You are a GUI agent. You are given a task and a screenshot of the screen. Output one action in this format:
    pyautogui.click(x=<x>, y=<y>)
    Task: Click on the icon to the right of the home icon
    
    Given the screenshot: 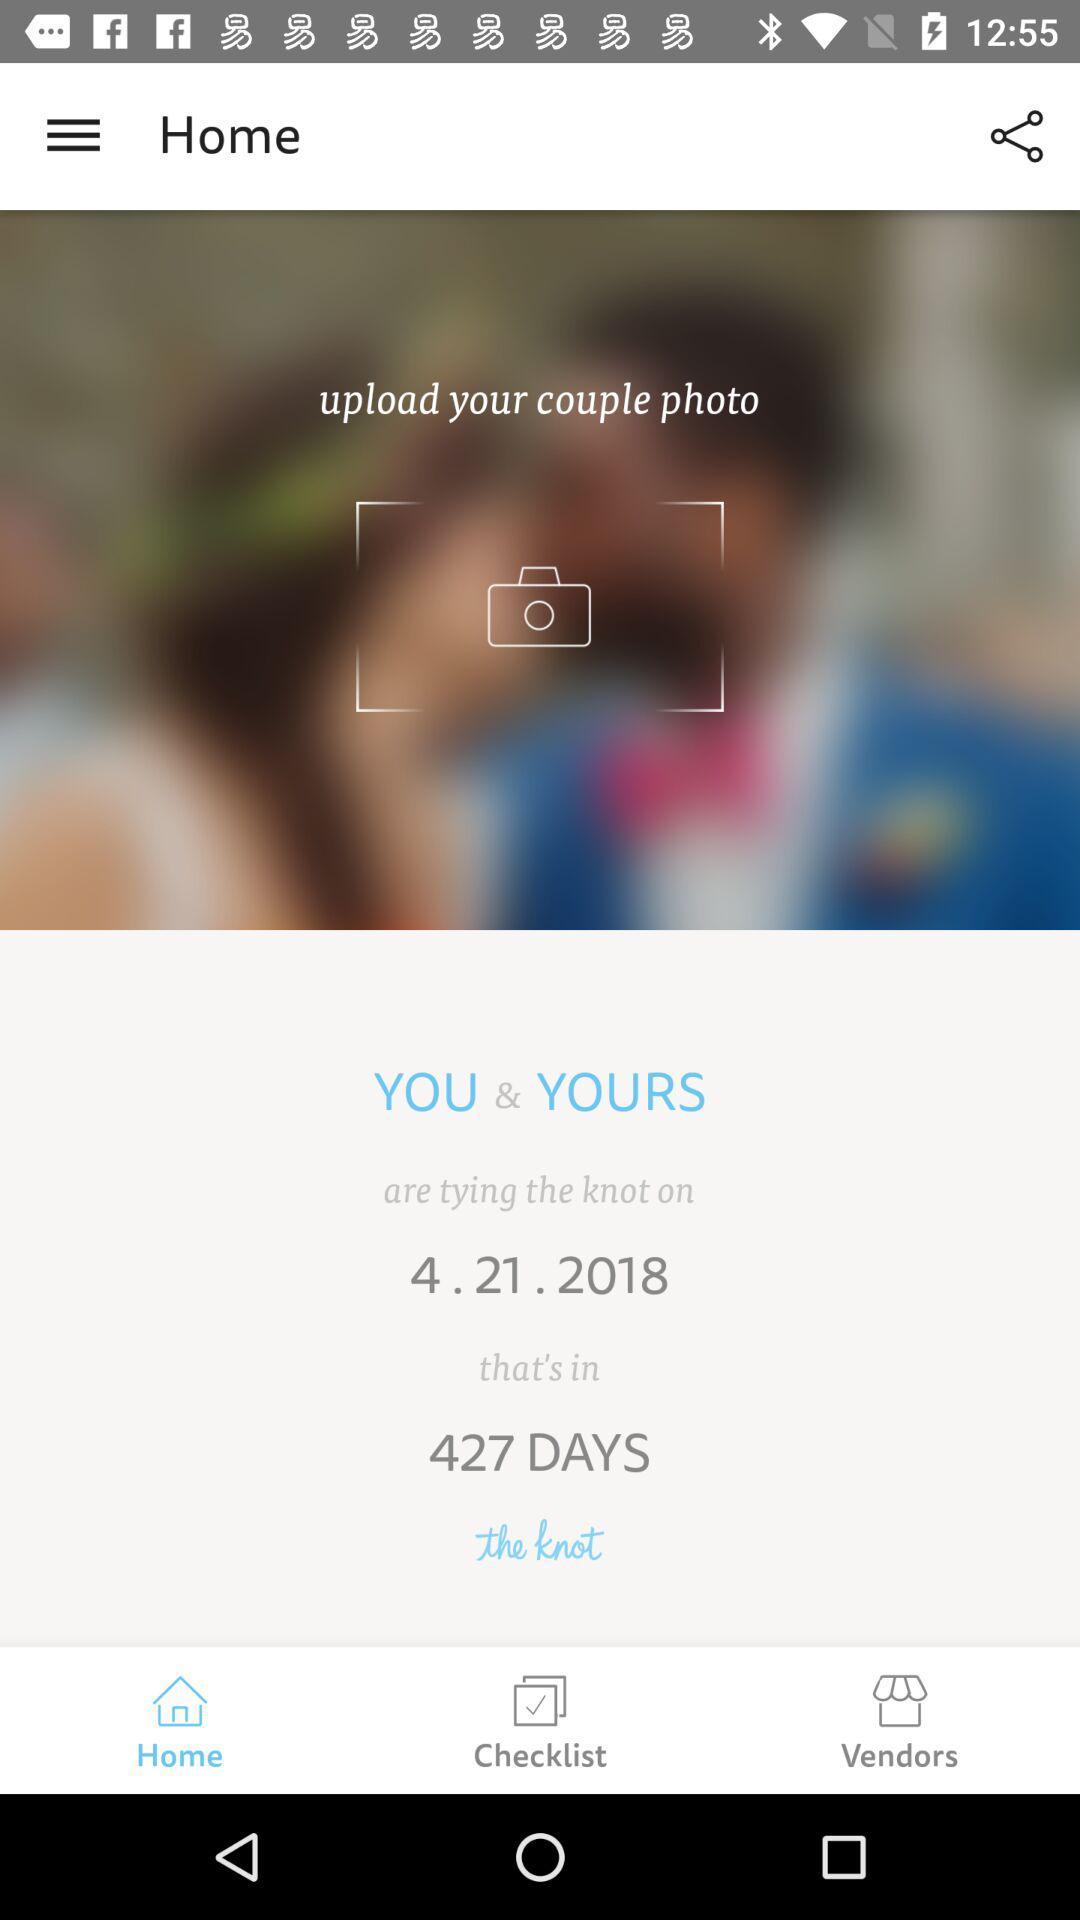 What is the action you would take?
    pyautogui.click(x=1017, y=135)
    